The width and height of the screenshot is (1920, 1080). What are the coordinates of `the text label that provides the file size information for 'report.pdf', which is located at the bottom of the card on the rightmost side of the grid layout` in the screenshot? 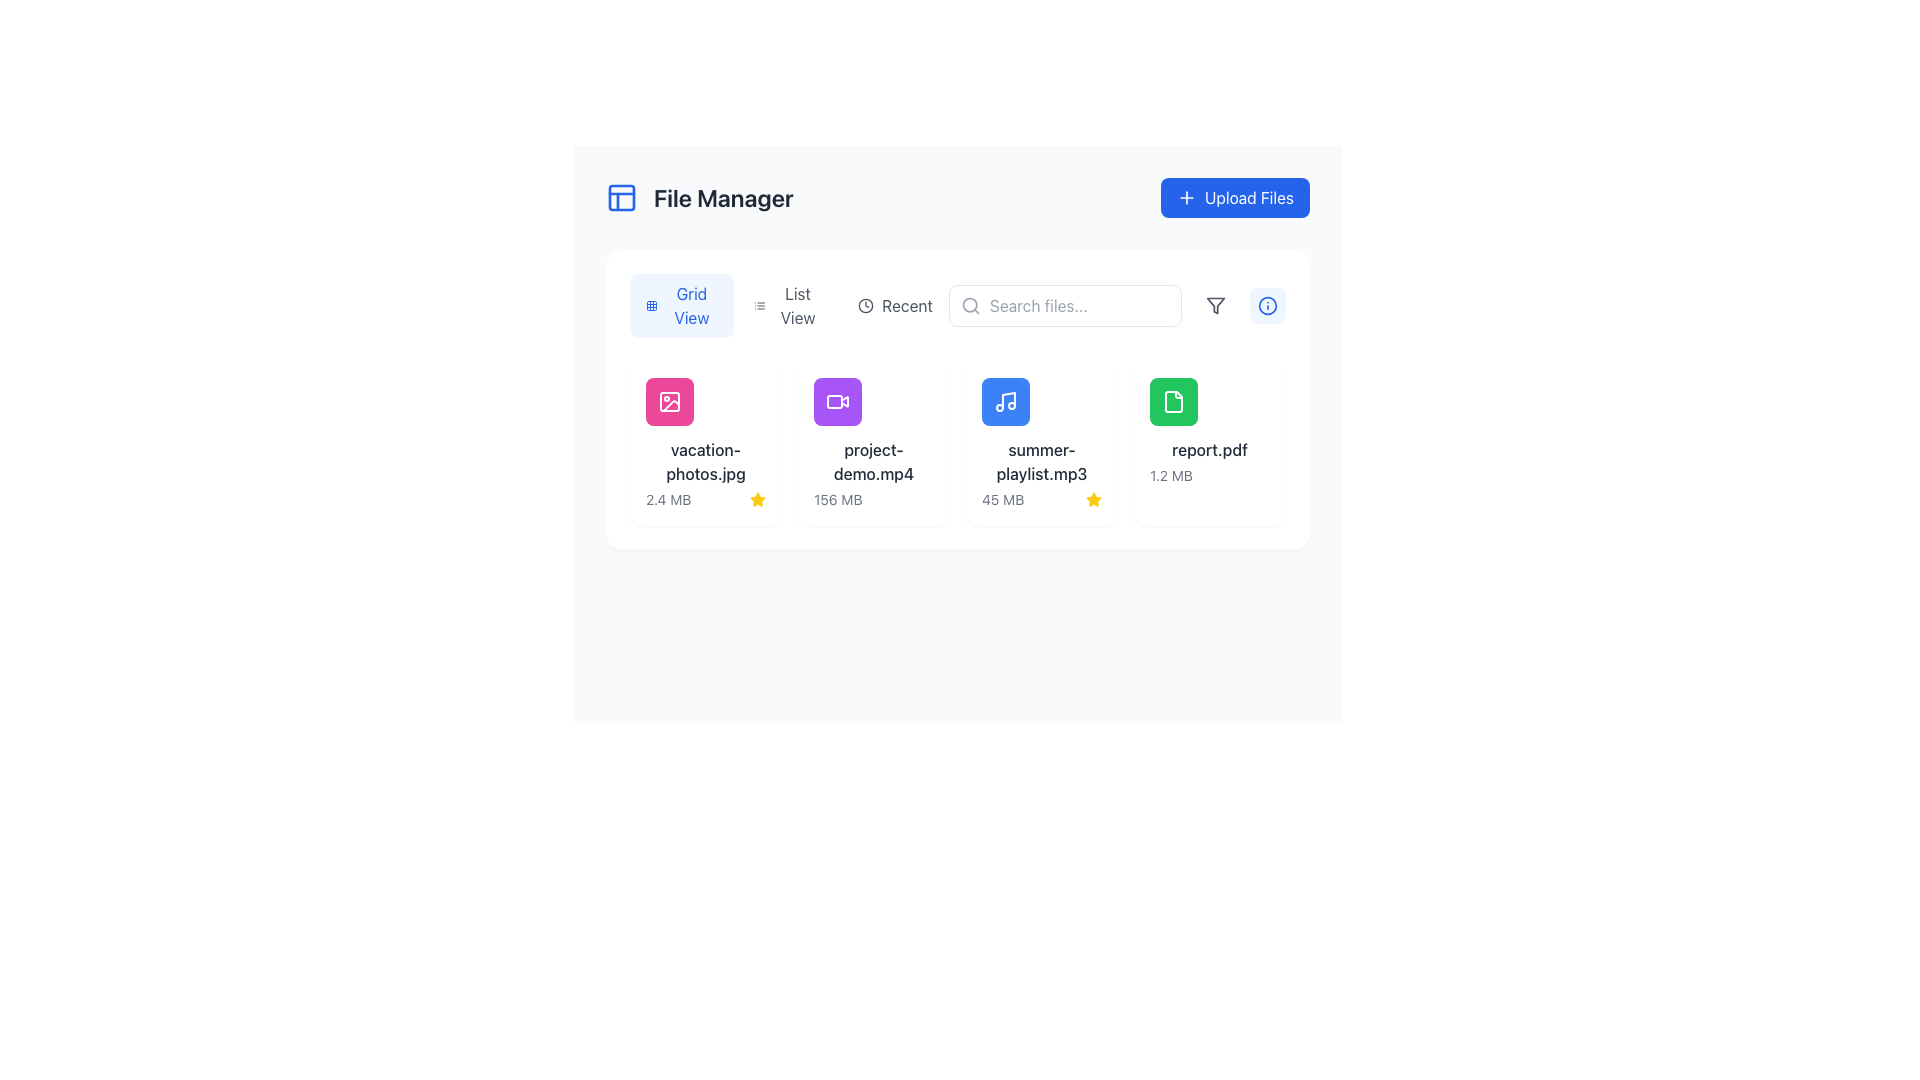 It's located at (1171, 475).